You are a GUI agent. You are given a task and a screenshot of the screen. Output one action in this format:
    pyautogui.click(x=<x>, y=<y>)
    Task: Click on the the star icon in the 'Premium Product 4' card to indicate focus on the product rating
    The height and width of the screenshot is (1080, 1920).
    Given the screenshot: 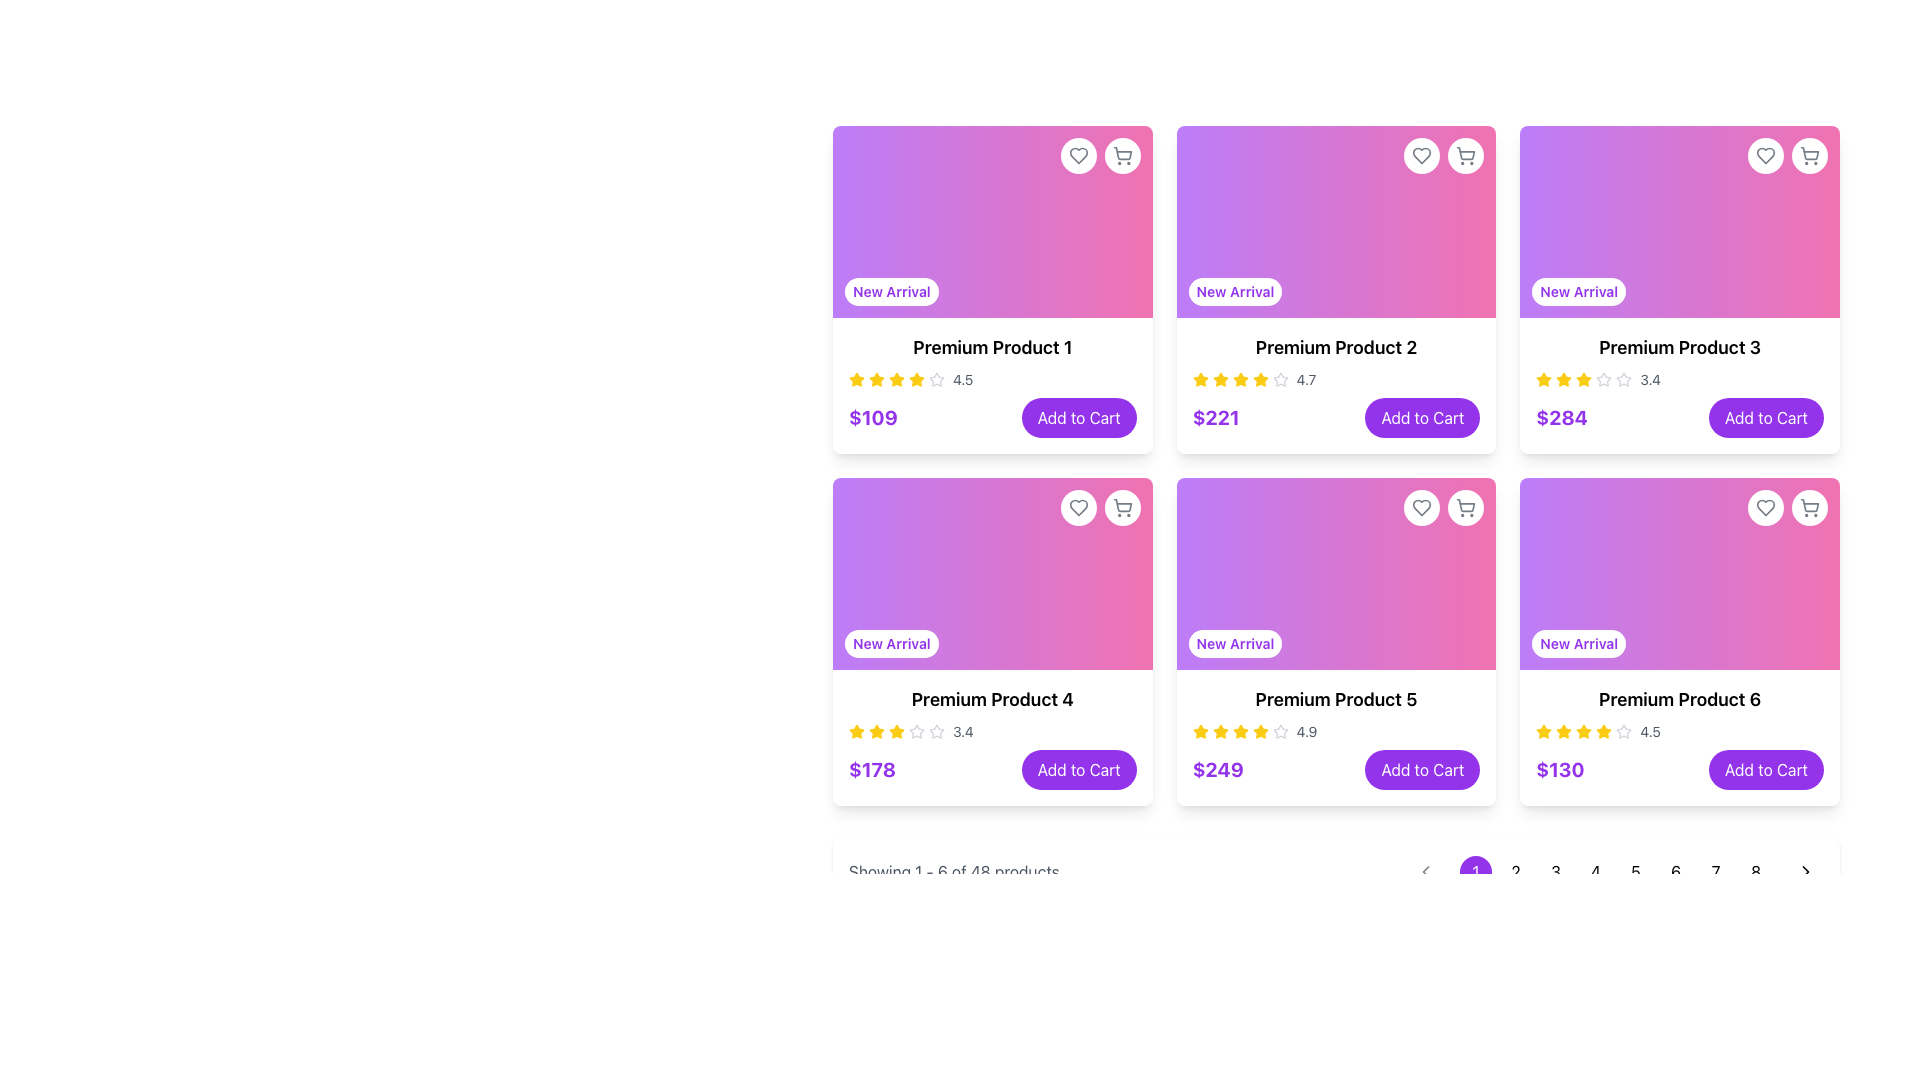 What is the action you would take?
    pyautogui.click(x=857, y=731)
    